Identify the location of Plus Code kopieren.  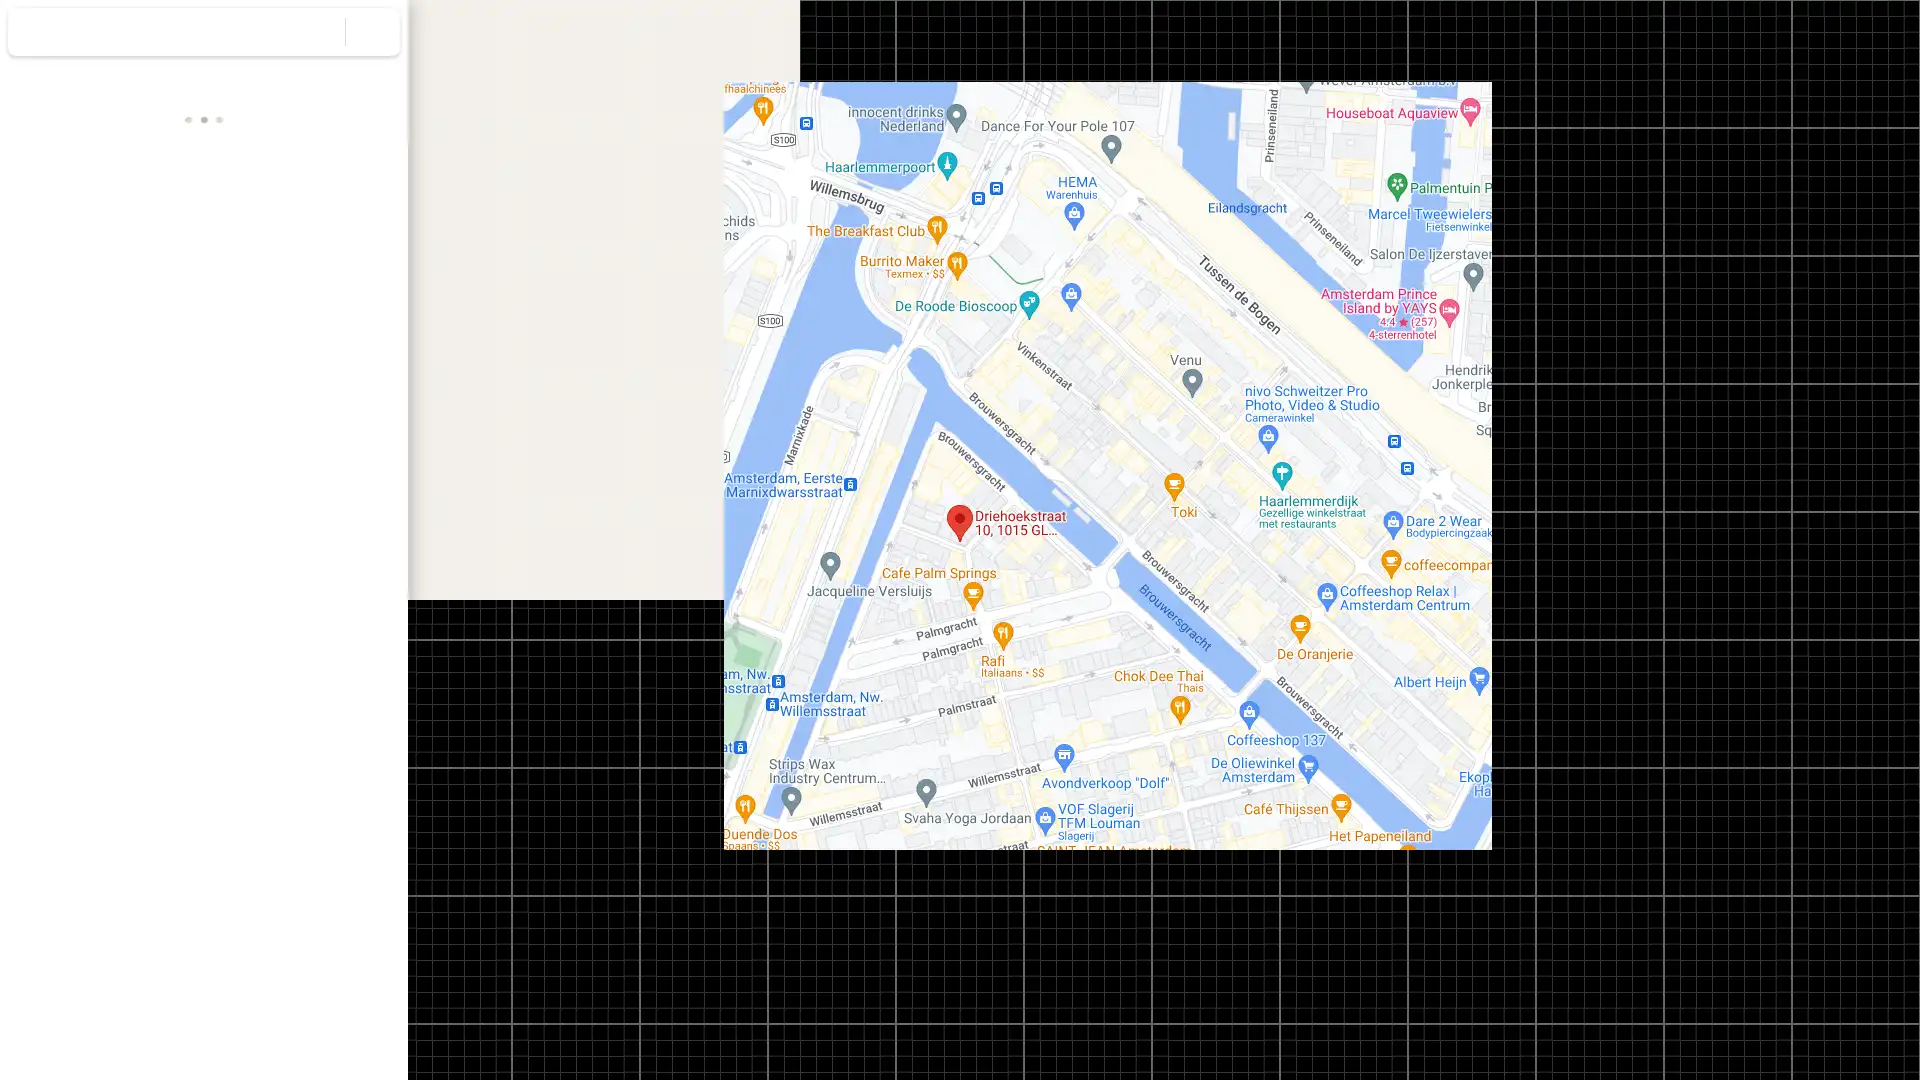
(329, 508).